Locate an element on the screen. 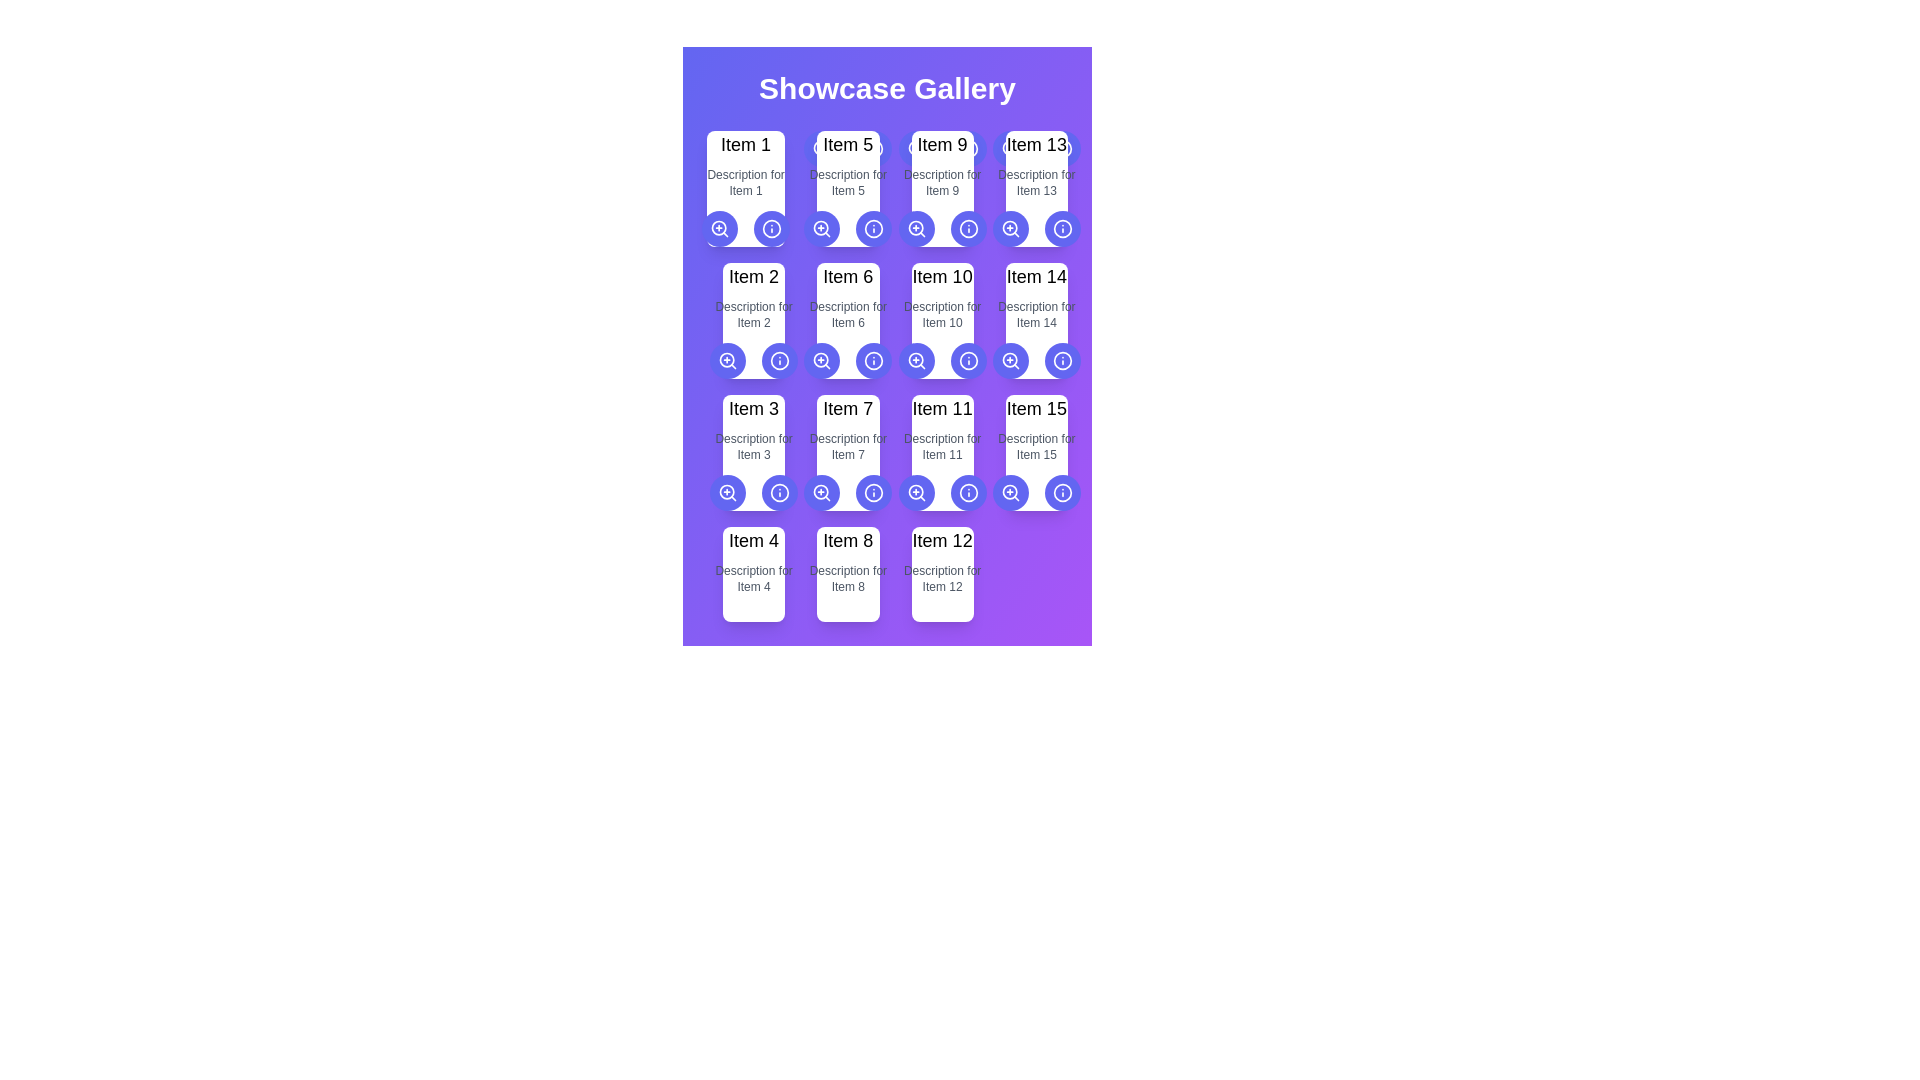 The width and height of the screenshot is (1920, 1080). the circular button with an indigo background and a white info icon located in the ninth group of the fourth column in a 4x4 grid, specifically the second button beneath the 'Item 11' card, to observe its styling change to purple is located at coordinates (968, 493).